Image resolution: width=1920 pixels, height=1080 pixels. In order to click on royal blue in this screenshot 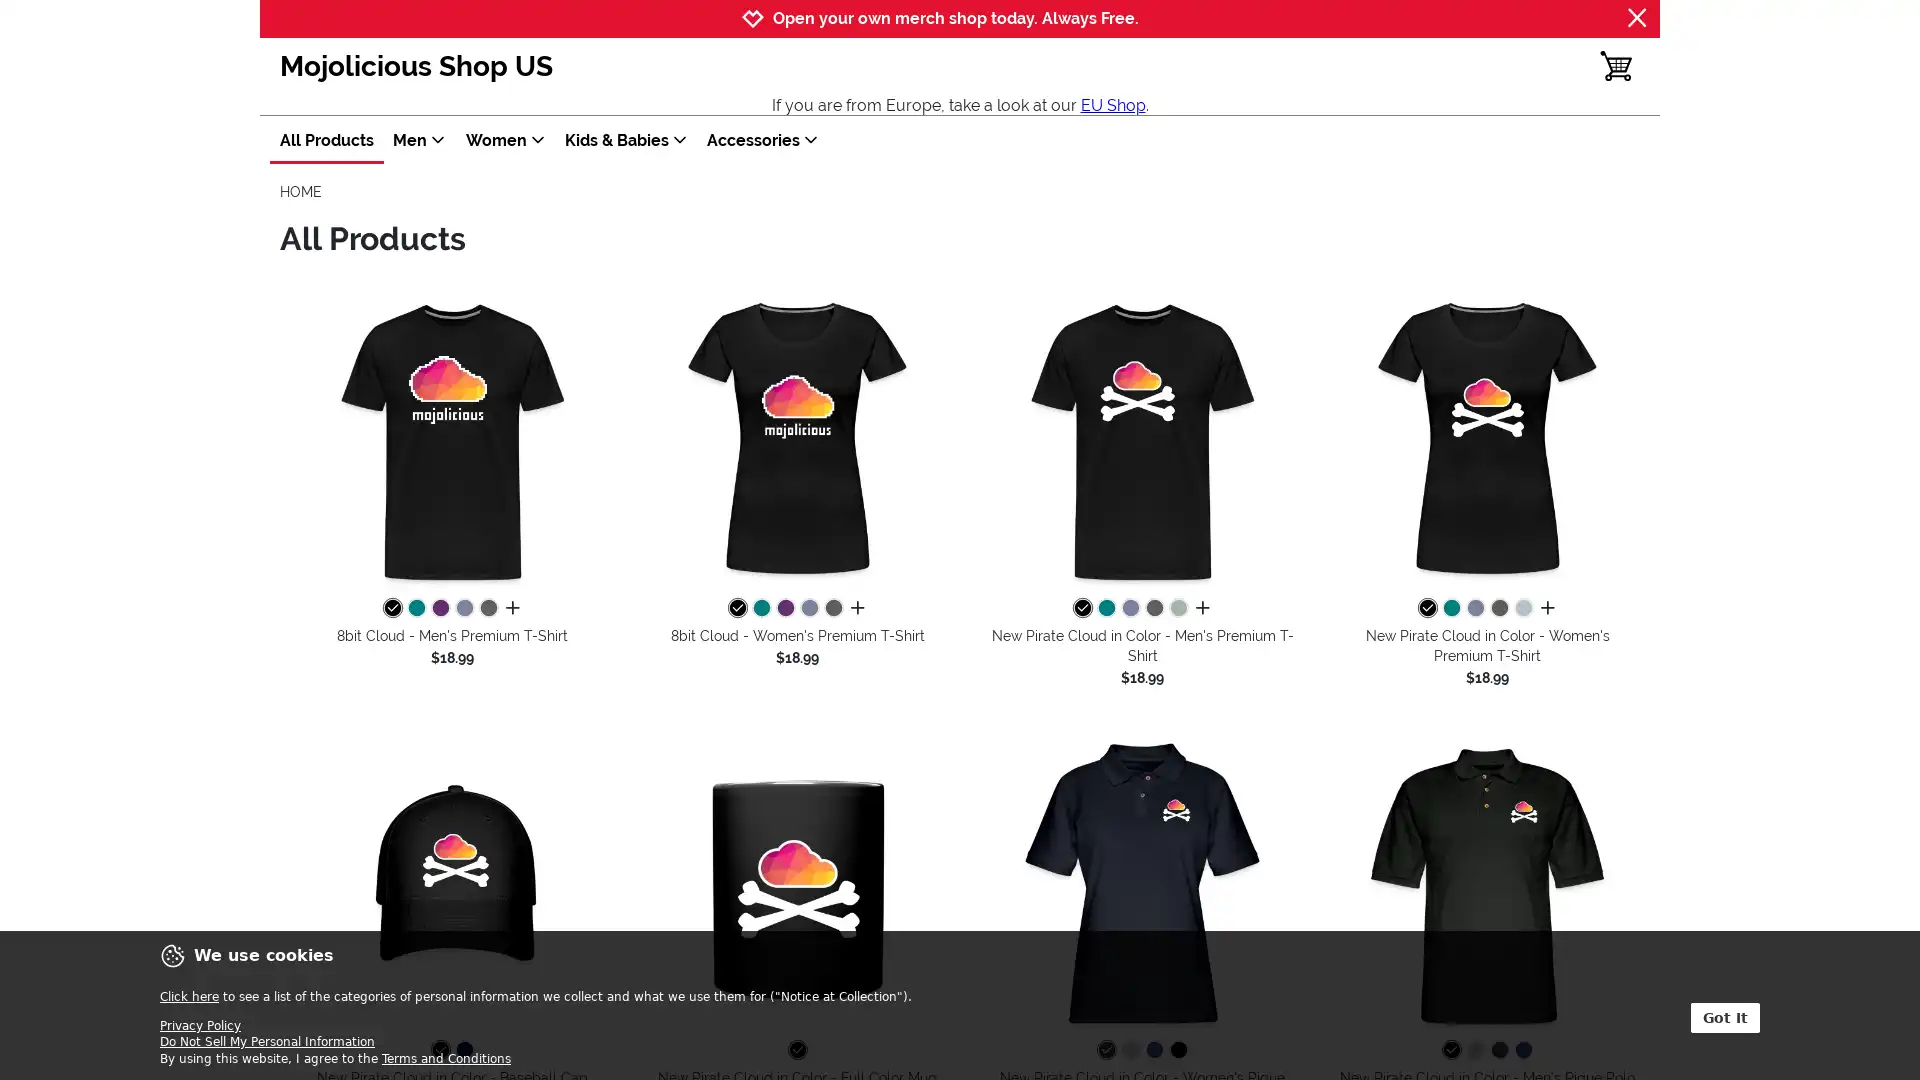, I will do `click(1153, 1050)`.